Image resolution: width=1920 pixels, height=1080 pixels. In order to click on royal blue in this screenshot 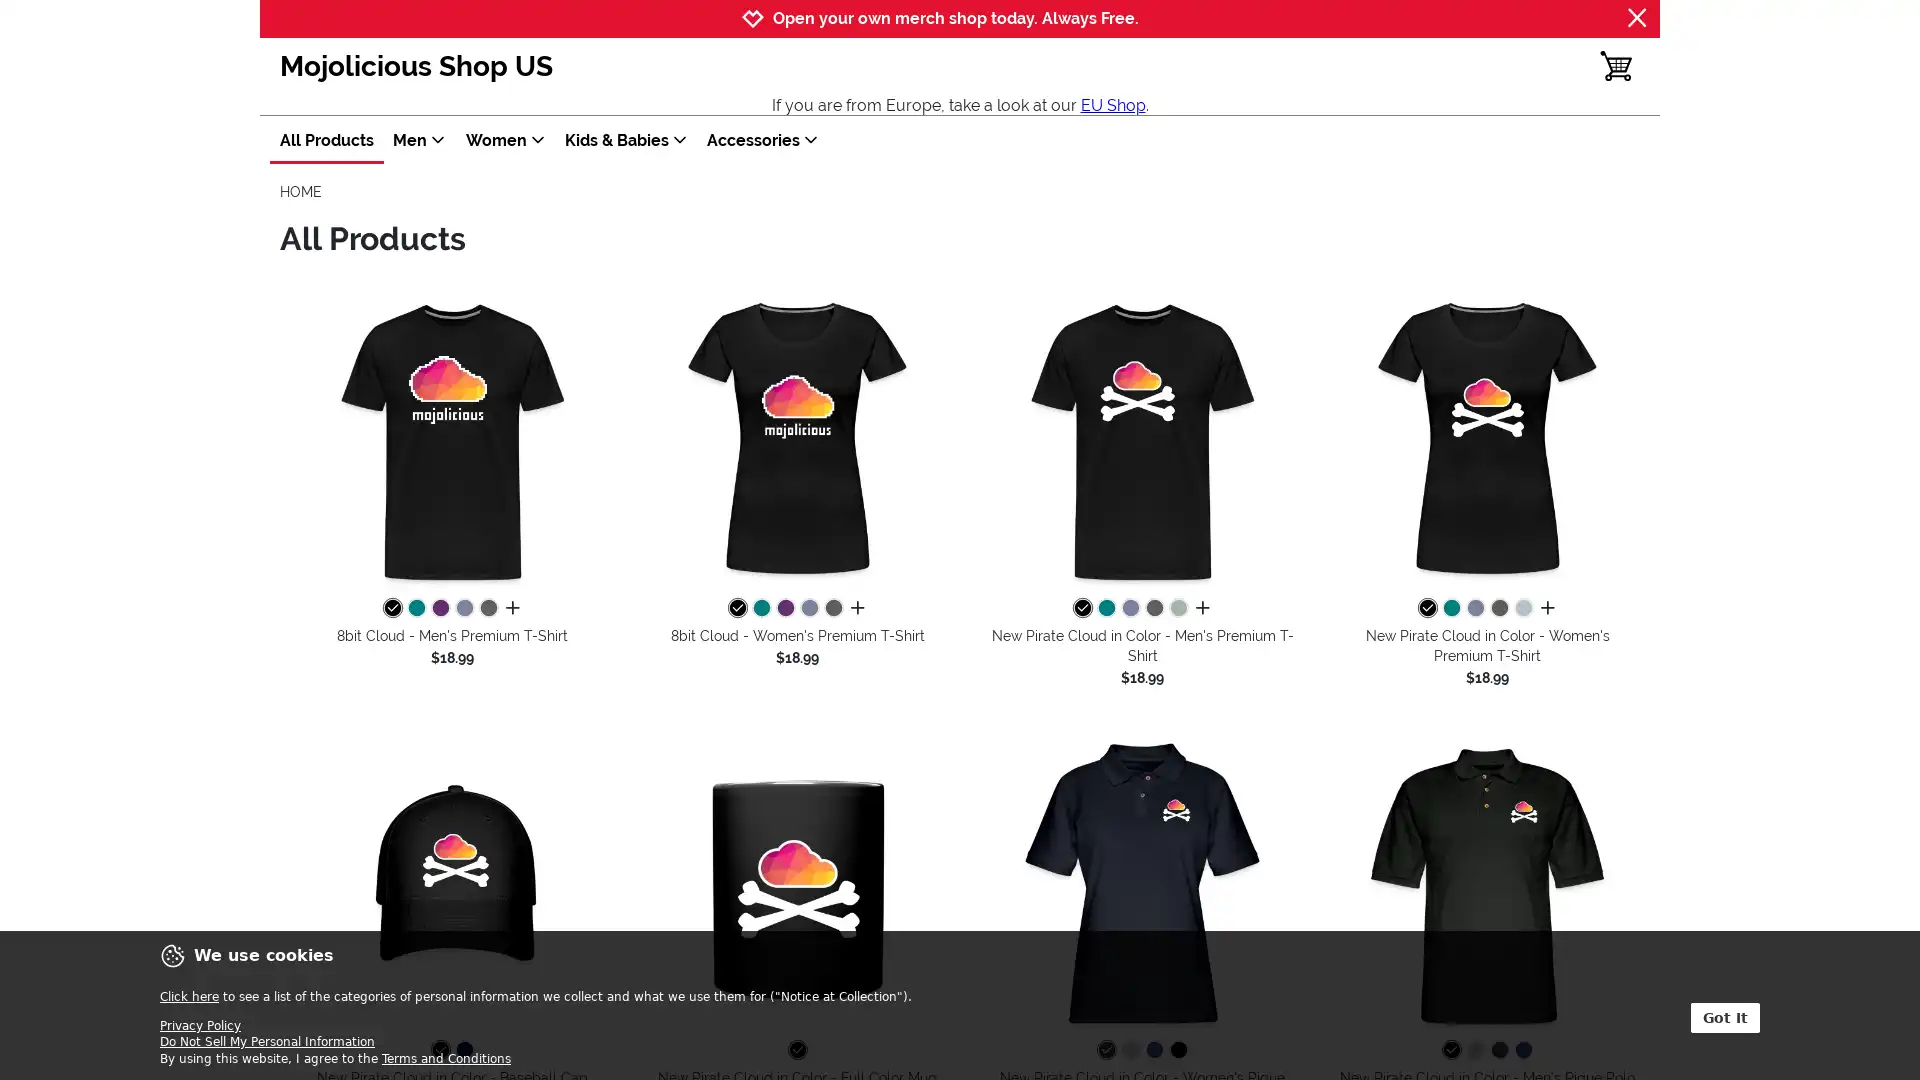, I will do `click(1153, 1050)`.